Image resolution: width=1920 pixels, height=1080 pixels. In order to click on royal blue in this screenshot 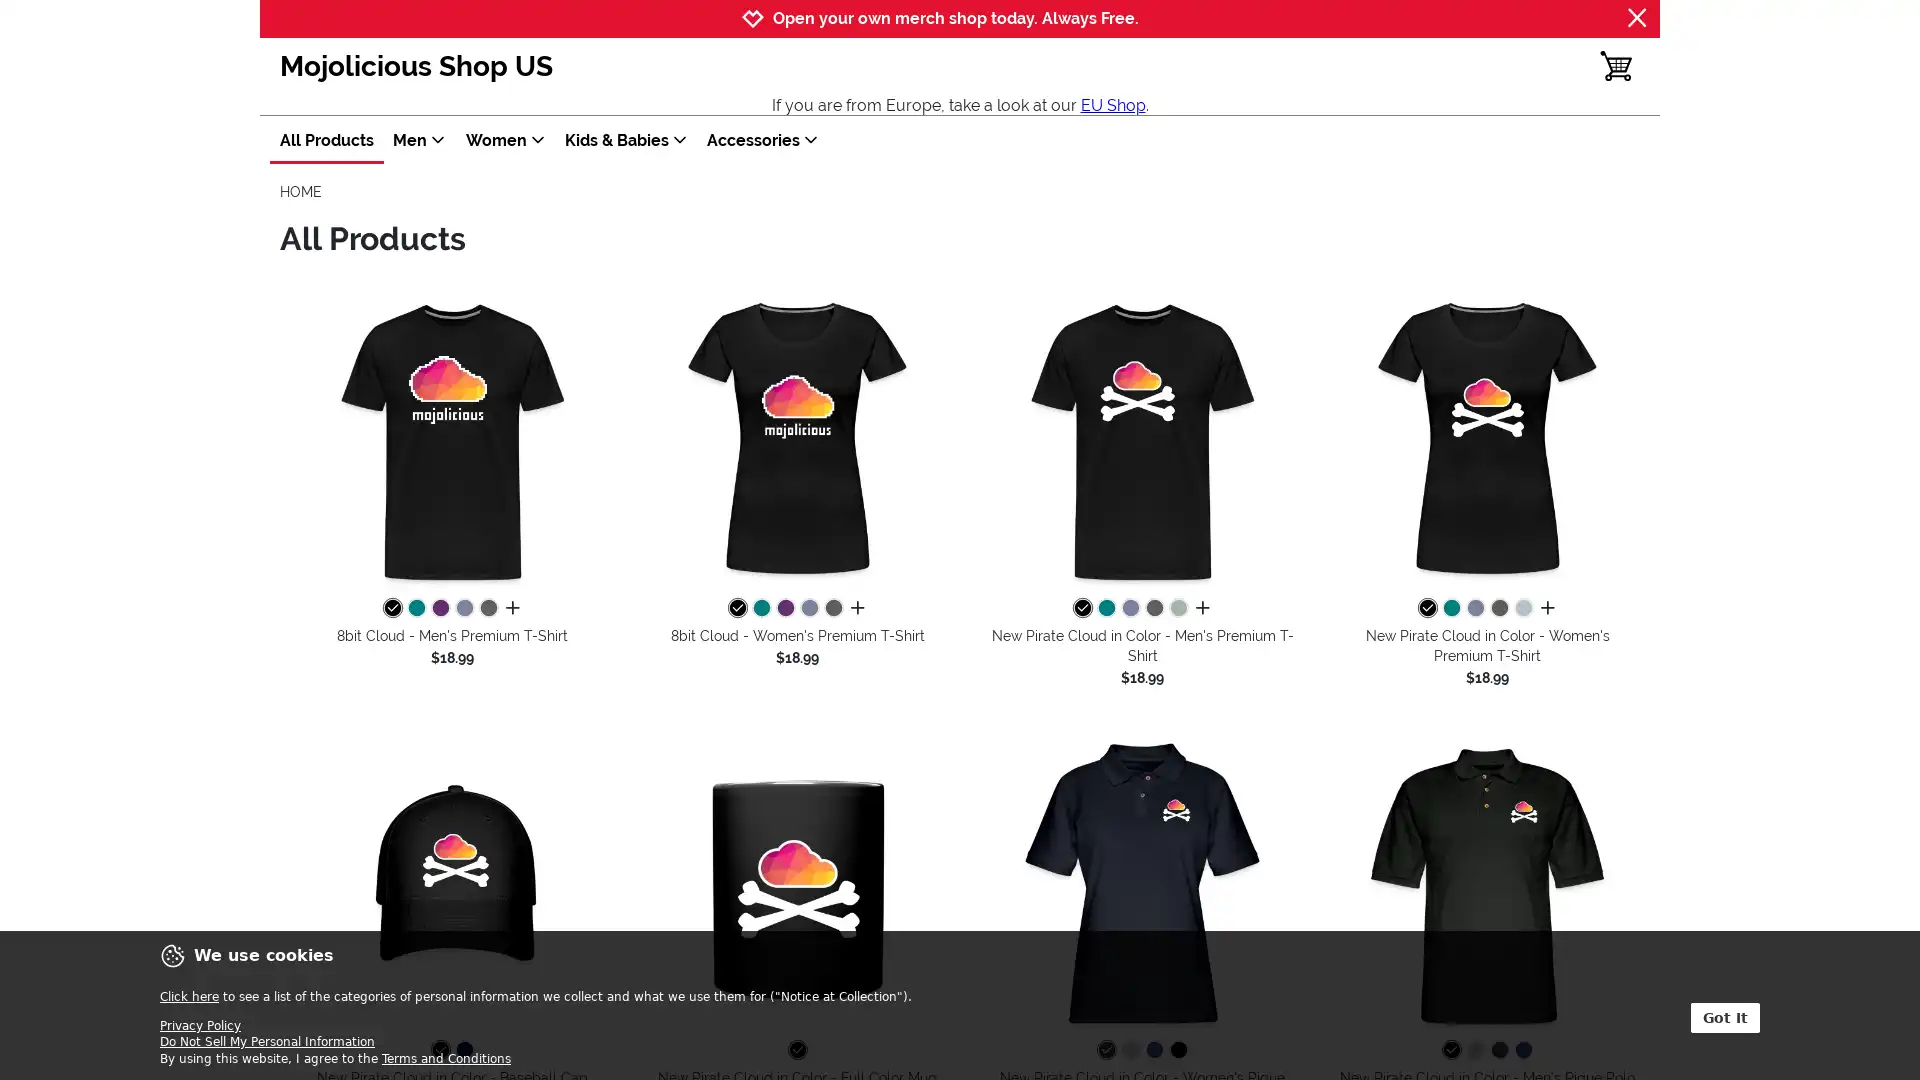, I will do `click(1153, 1050)`.